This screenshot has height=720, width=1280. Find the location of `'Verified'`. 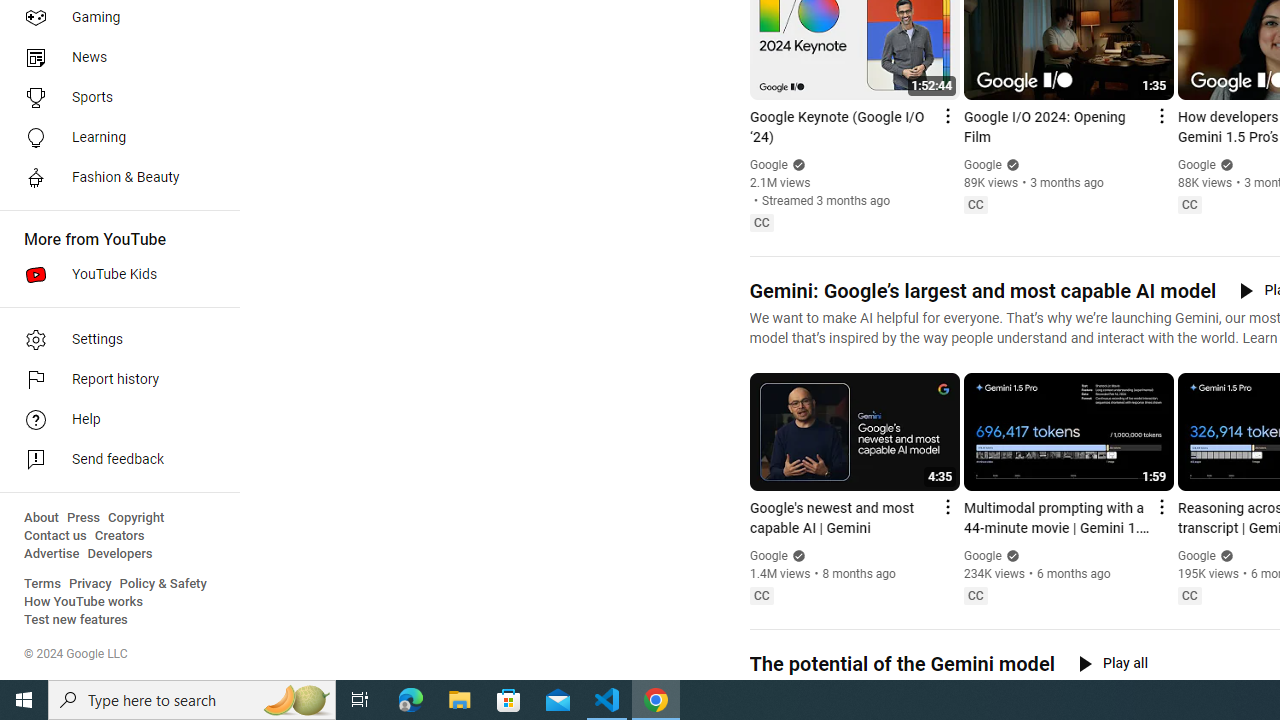

'Verified' is located at coordinates (1223, 555).